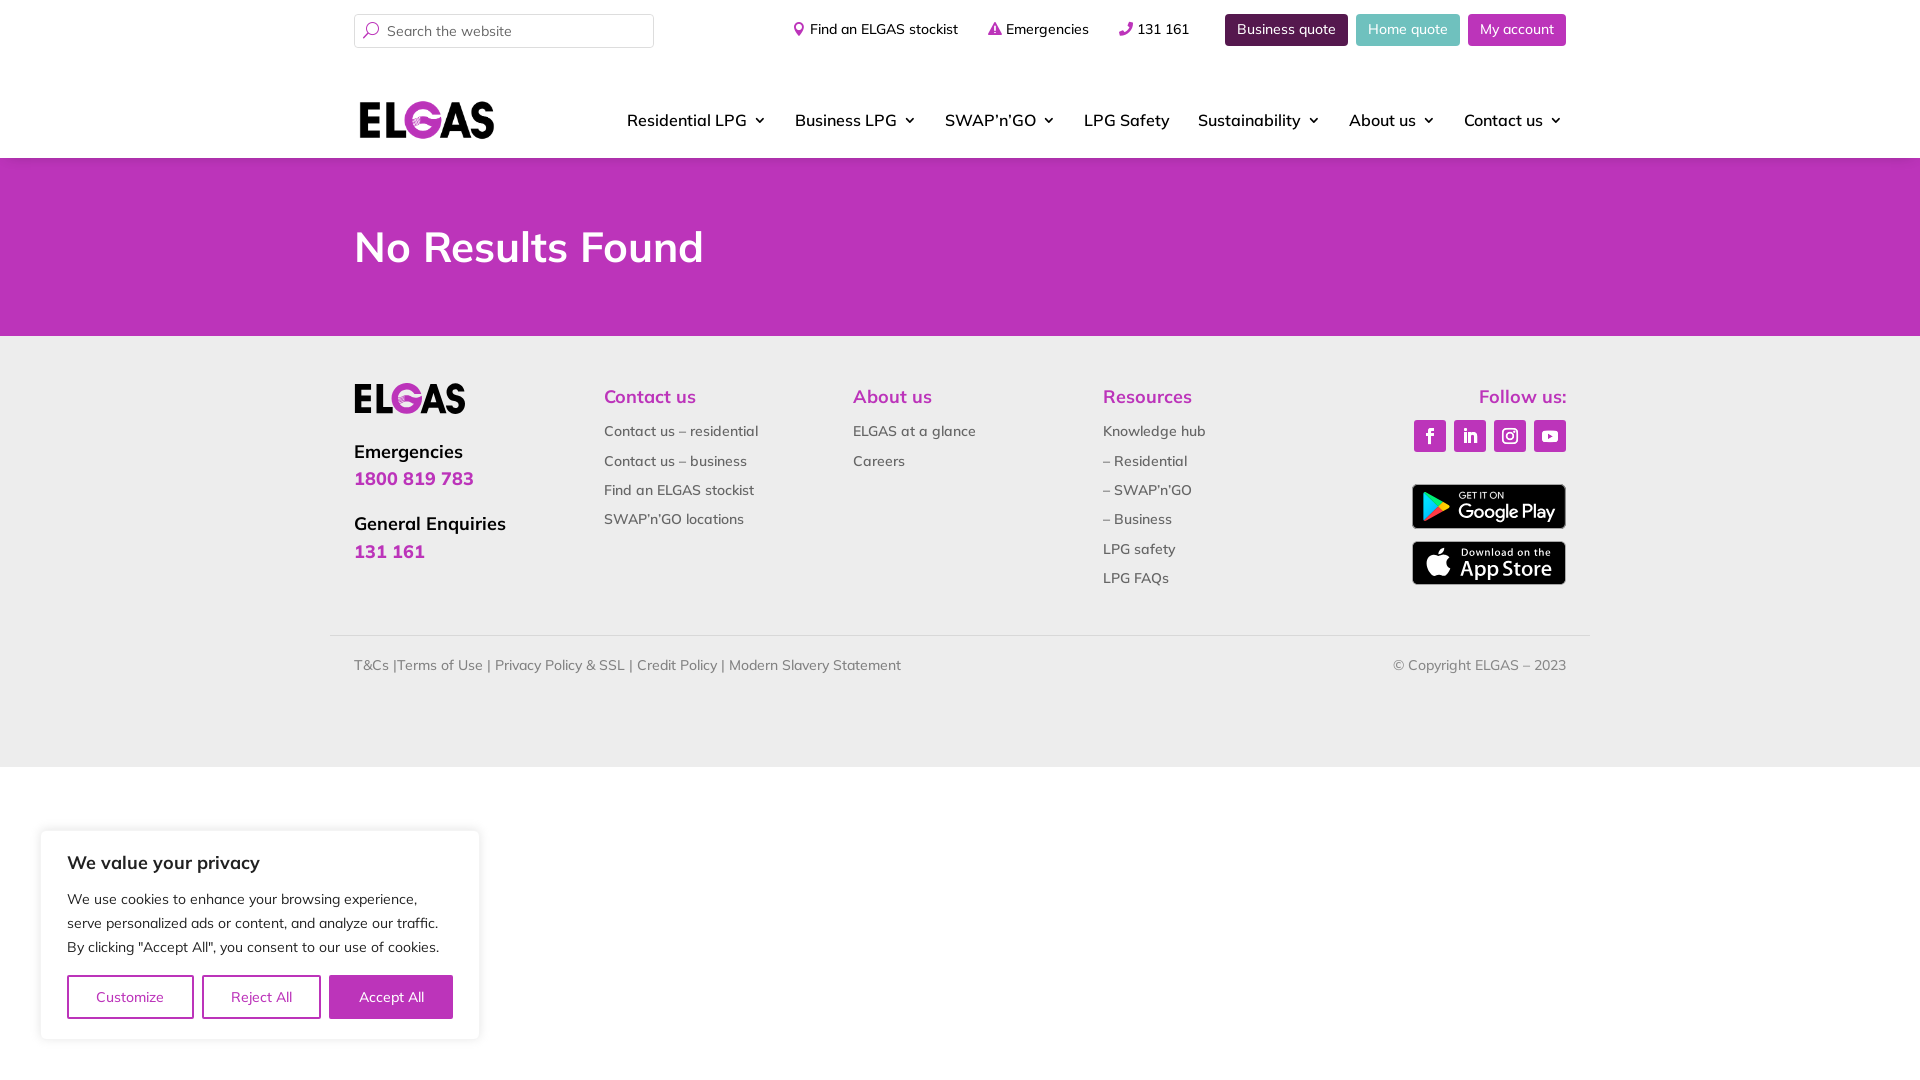 The width and height of the screenshot is (1920, 1080). Describe the element at coordinates (1139, 548) in the screenshot. I see `'LPG safety'` at that location.